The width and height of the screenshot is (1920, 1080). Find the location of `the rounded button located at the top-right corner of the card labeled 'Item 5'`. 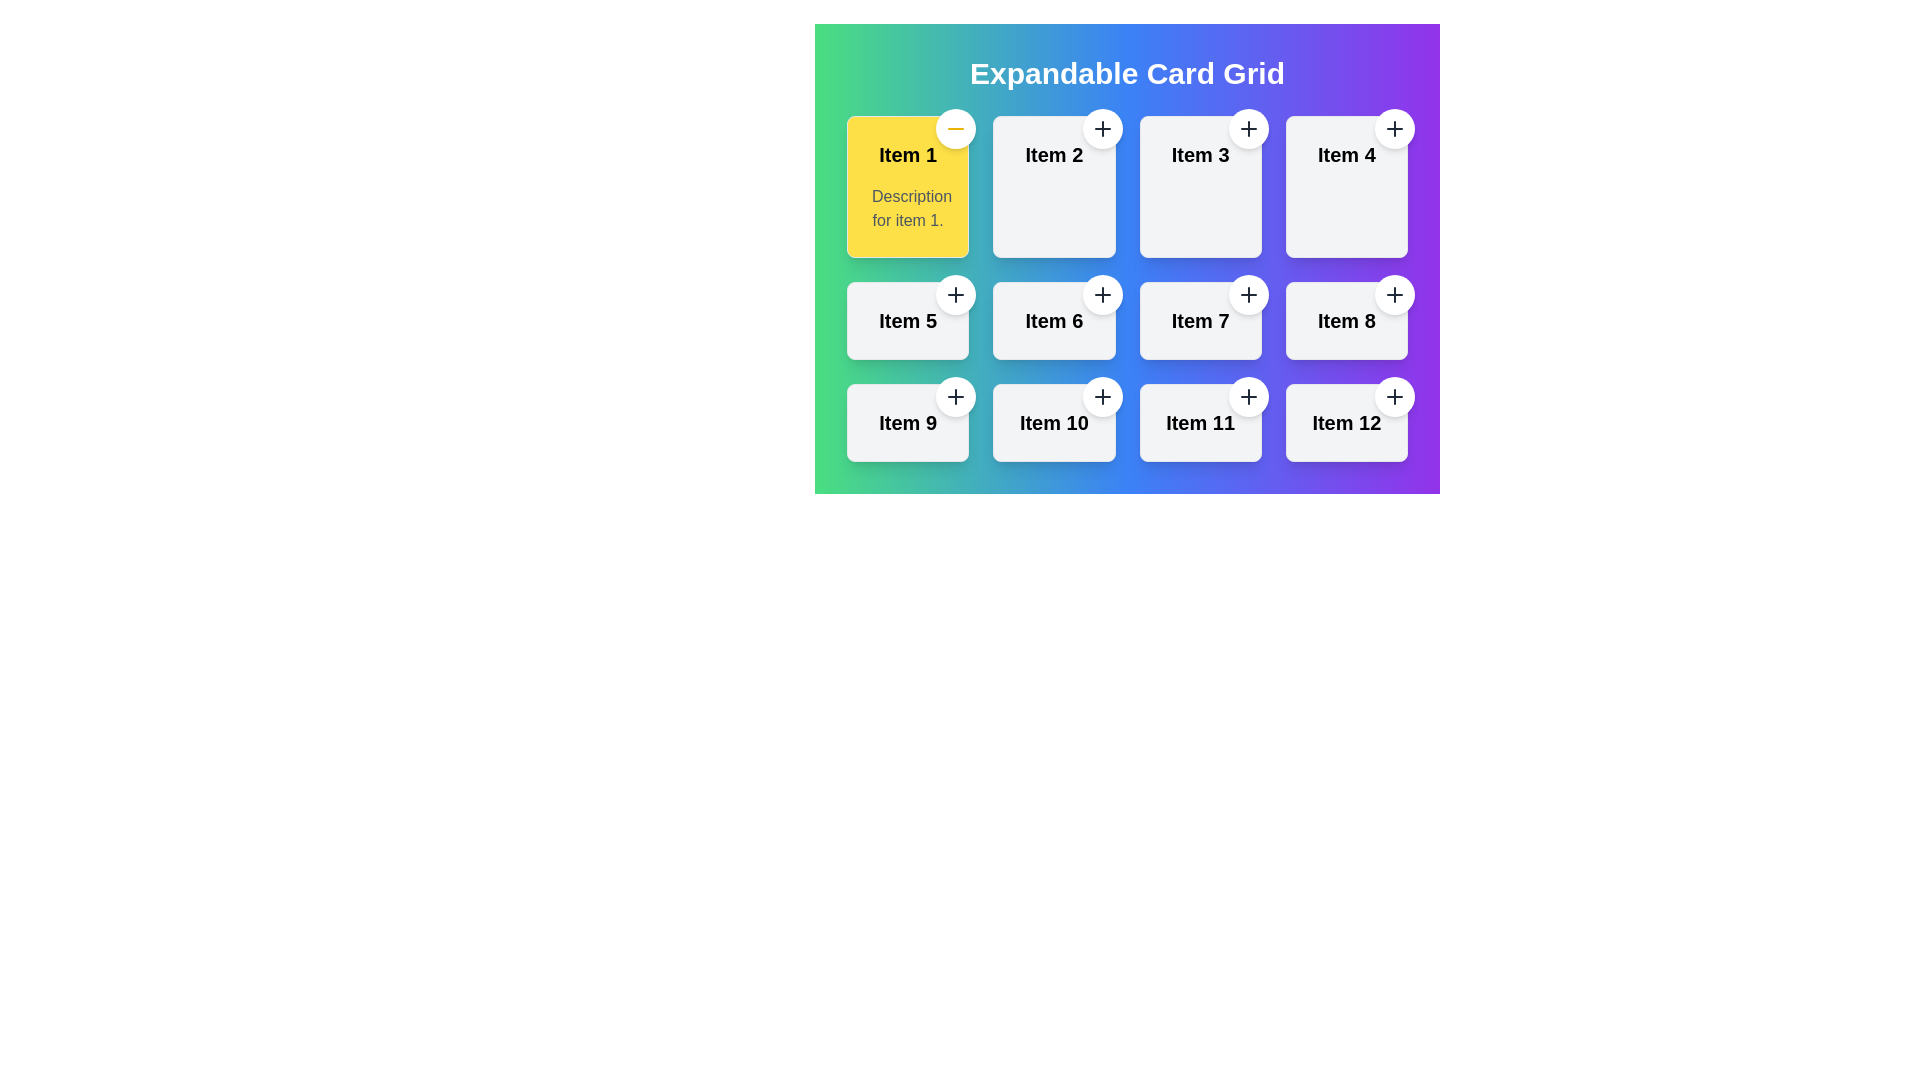

the rounded button located at the top-right corner of the card labeled 'Item 5' is located at coordinates (955, 294).